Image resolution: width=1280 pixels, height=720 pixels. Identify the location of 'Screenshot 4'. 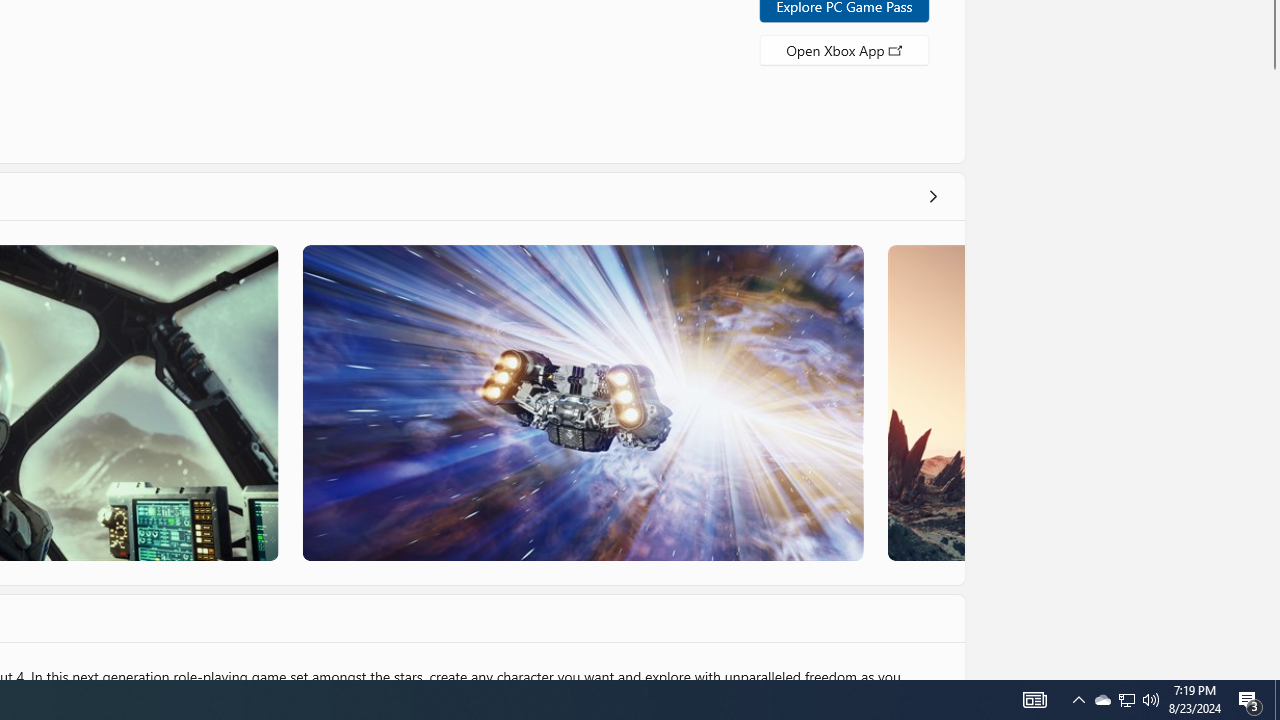
(924, 402).